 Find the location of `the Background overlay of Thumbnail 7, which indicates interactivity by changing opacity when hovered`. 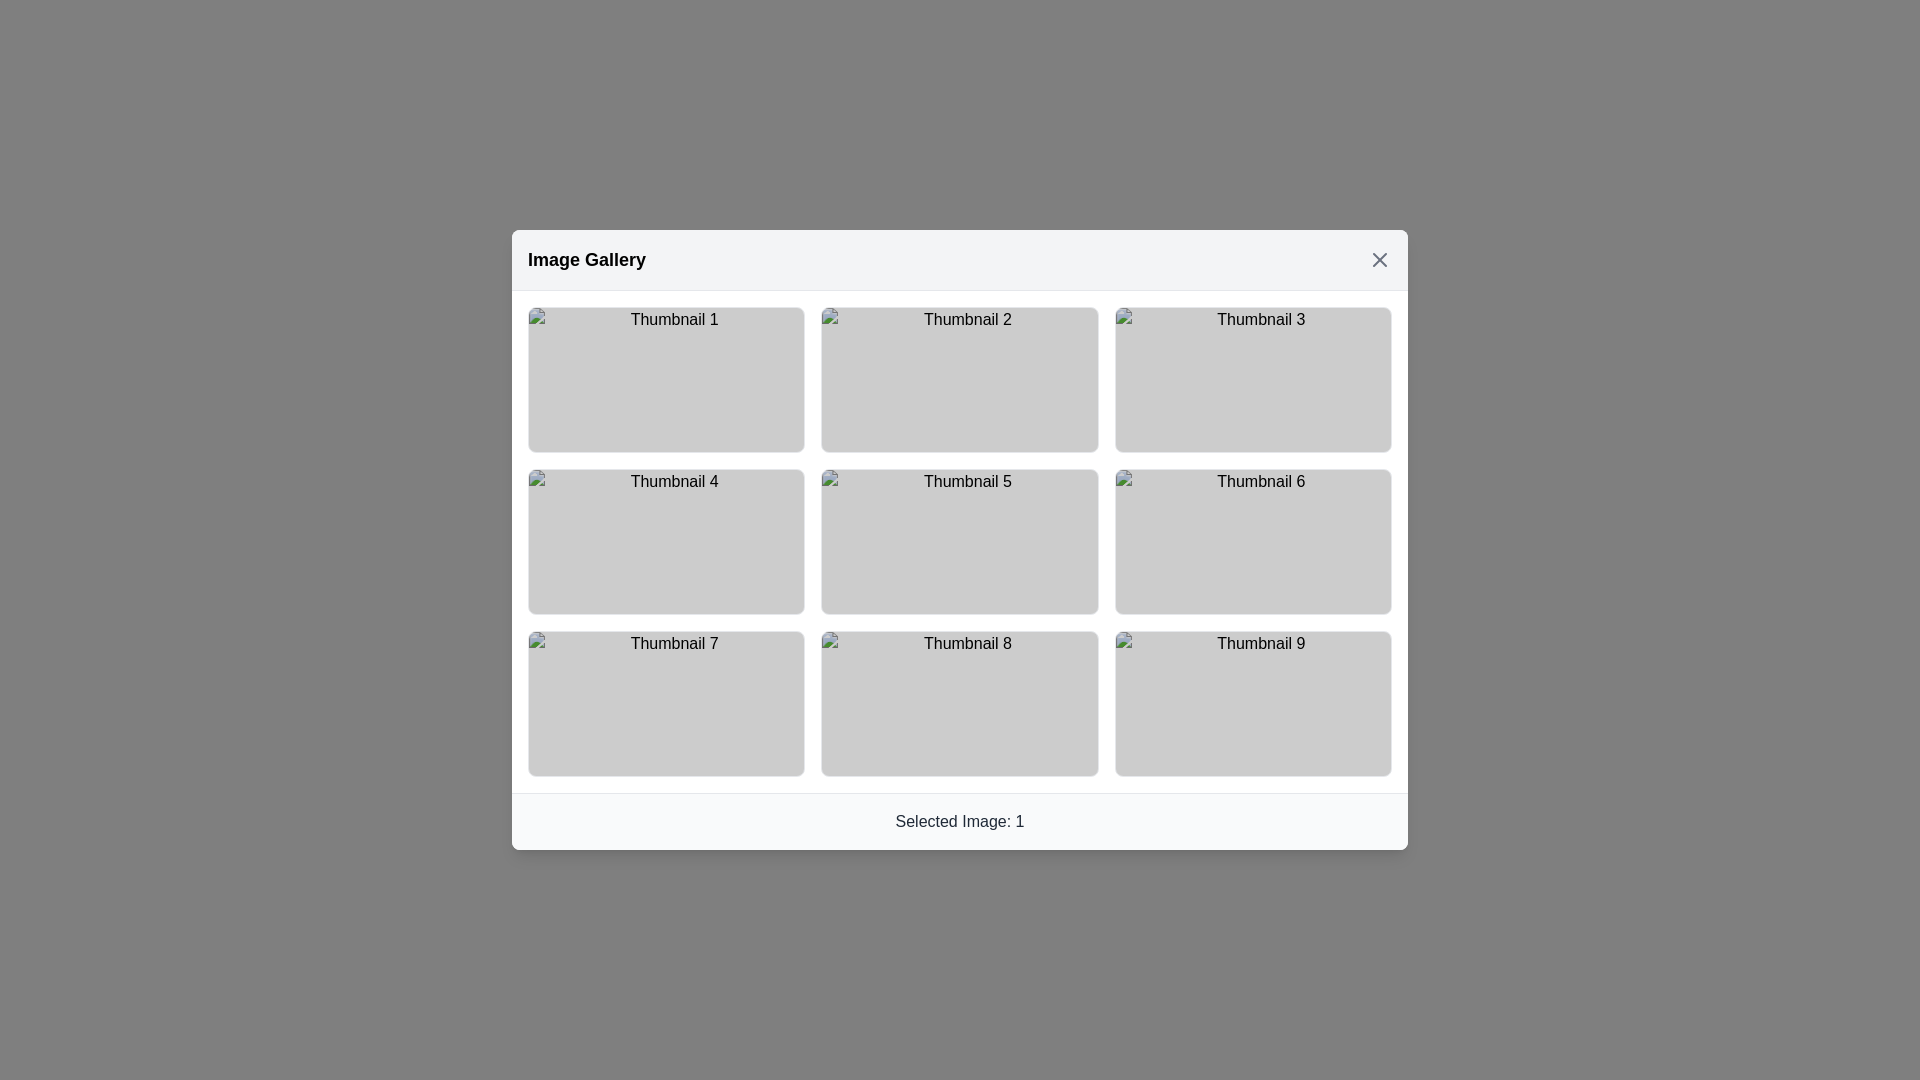

the Background overlay of Thumbnail 7, which indicates interactivity by changing opacity when hovered is located at coordinates (666, 703).